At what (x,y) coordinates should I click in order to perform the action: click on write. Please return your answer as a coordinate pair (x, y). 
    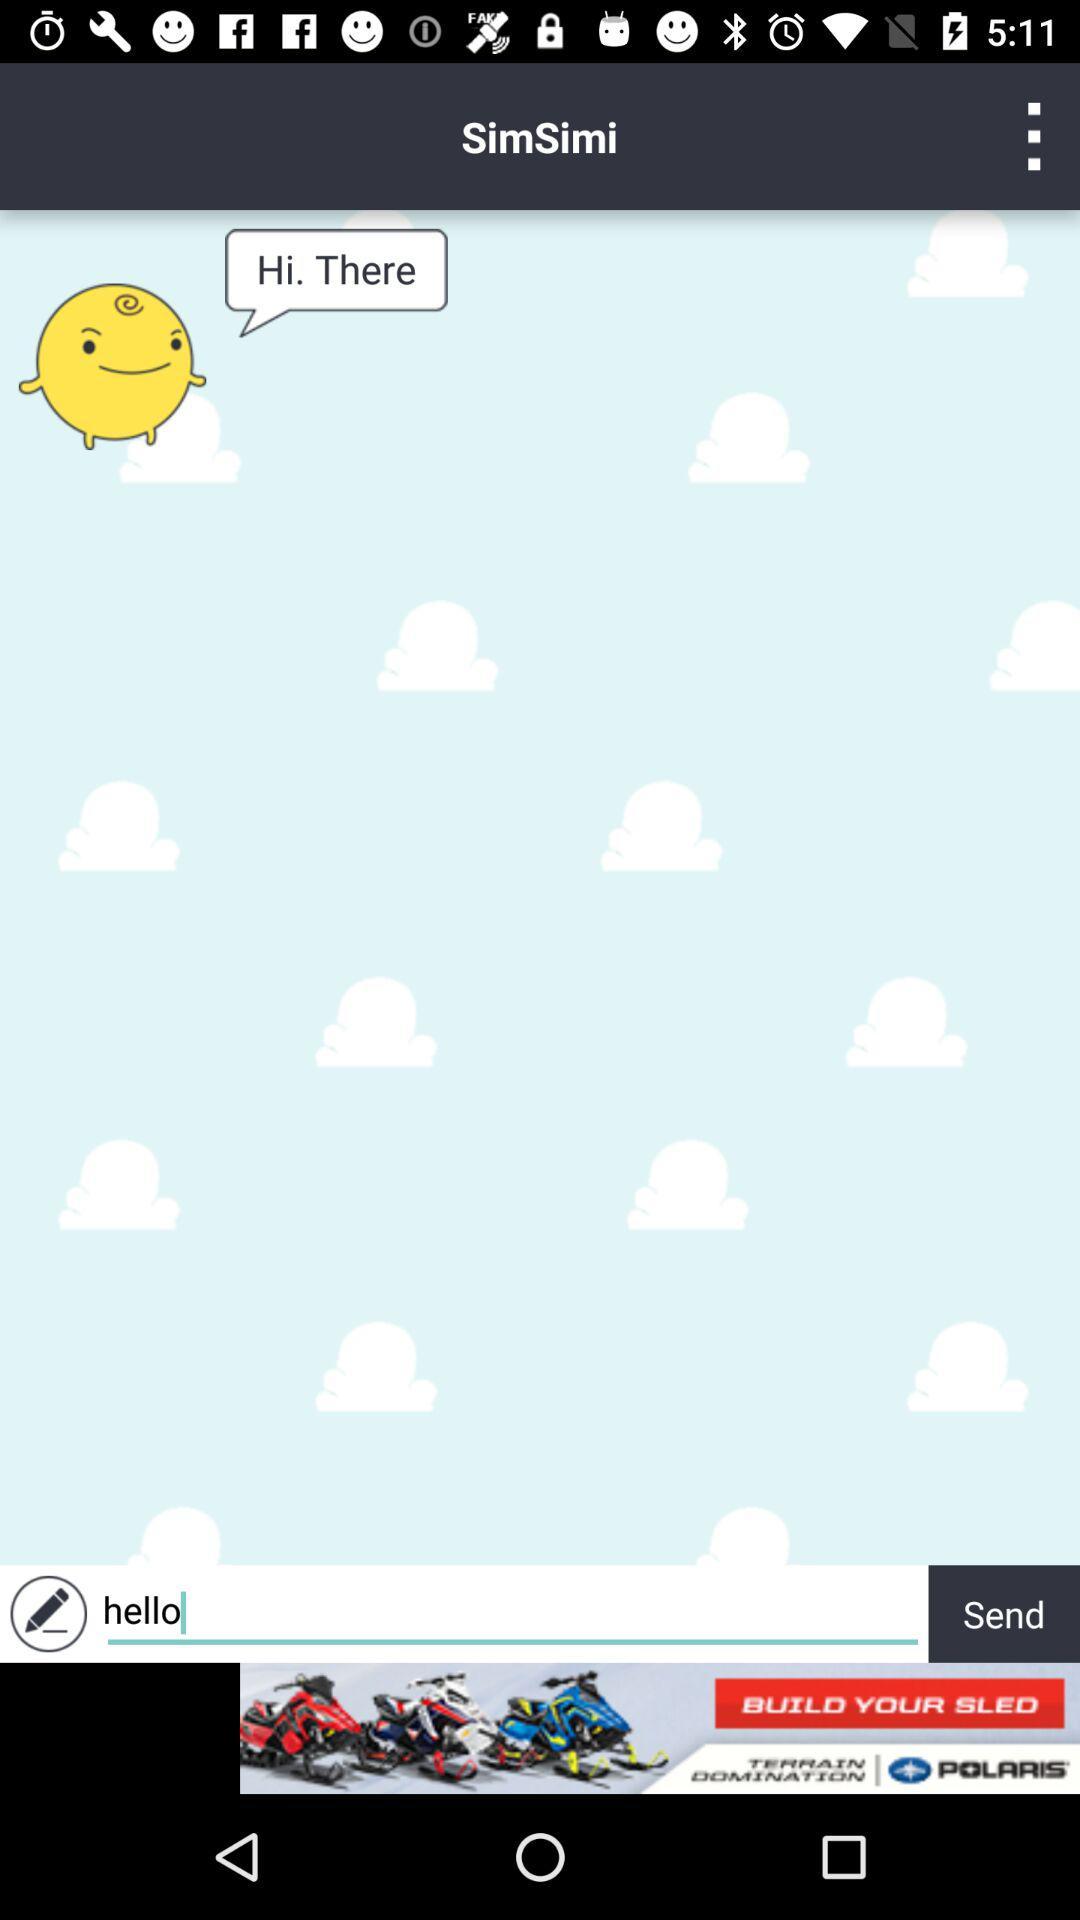
    Looking at the image, I should click on (47, 1613).